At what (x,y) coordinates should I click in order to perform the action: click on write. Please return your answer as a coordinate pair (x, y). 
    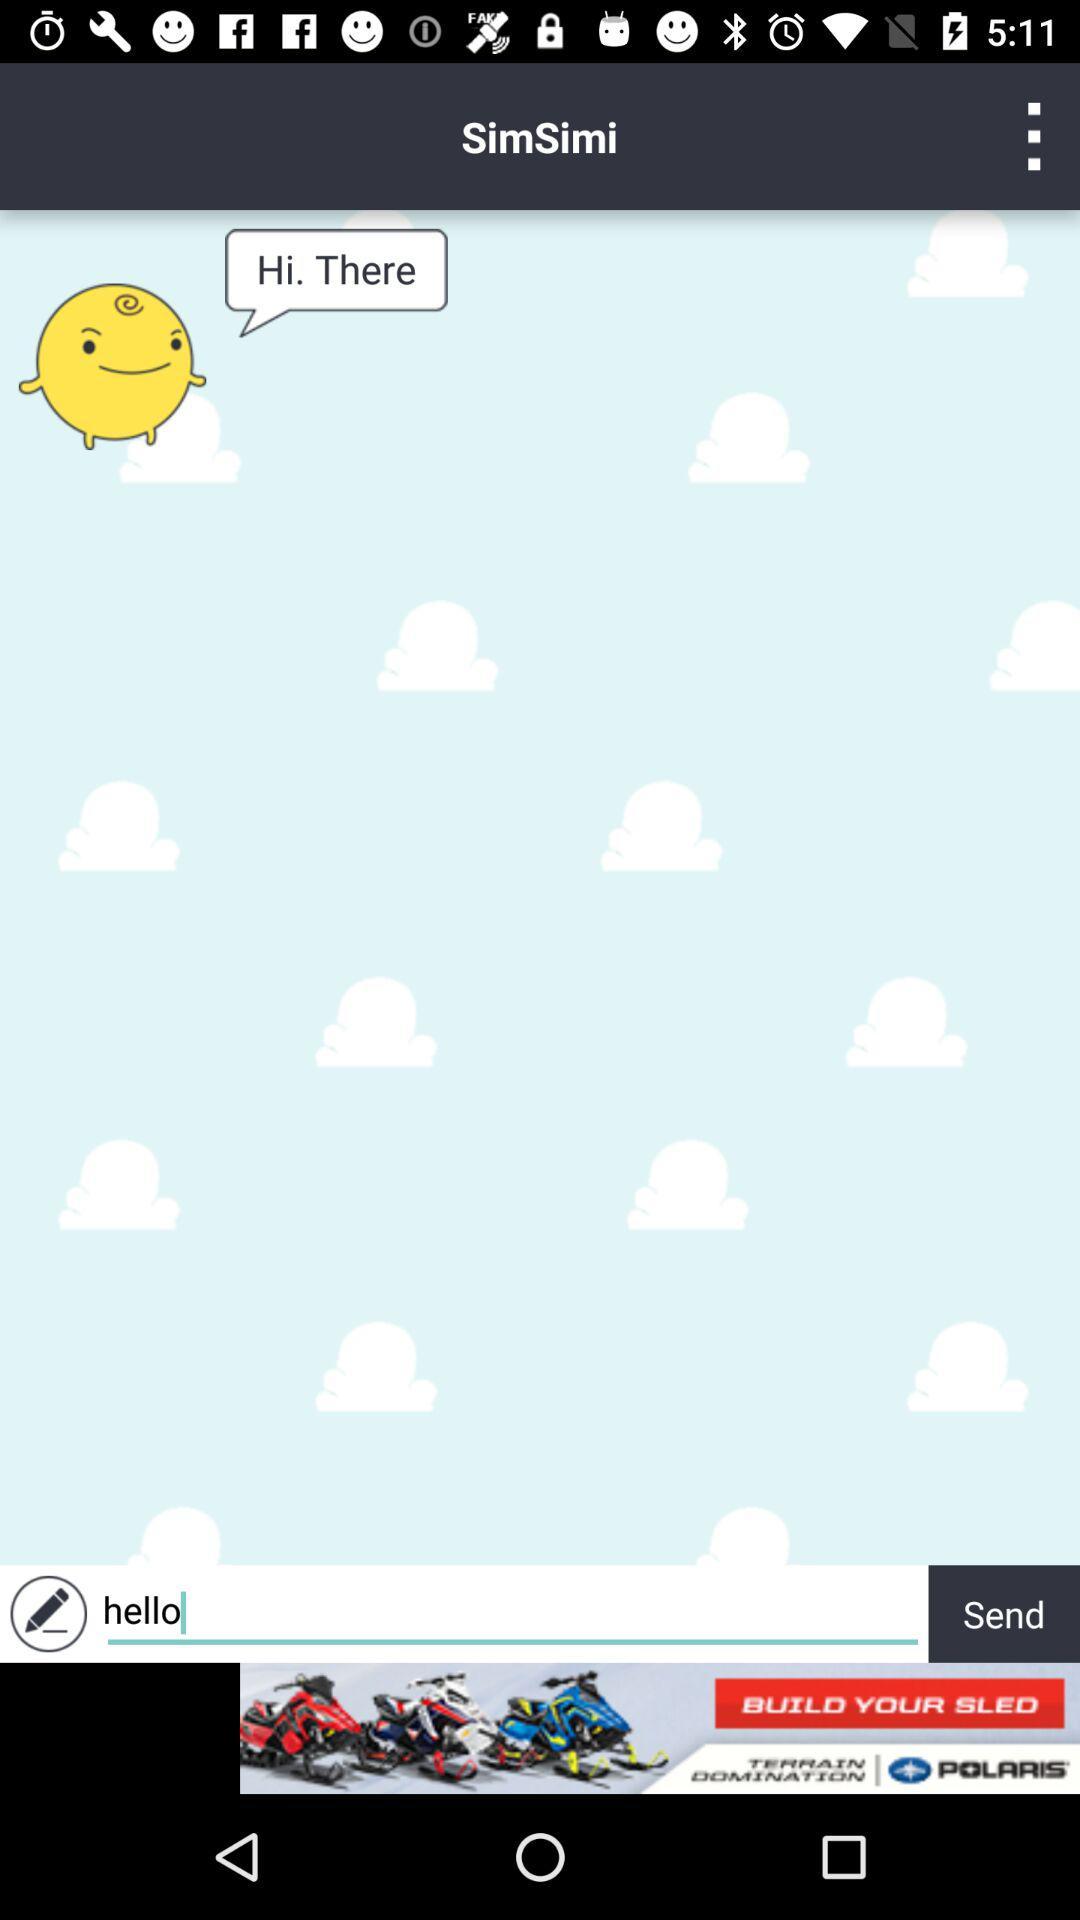
    Looking at the image, I should click on (47, 1613).